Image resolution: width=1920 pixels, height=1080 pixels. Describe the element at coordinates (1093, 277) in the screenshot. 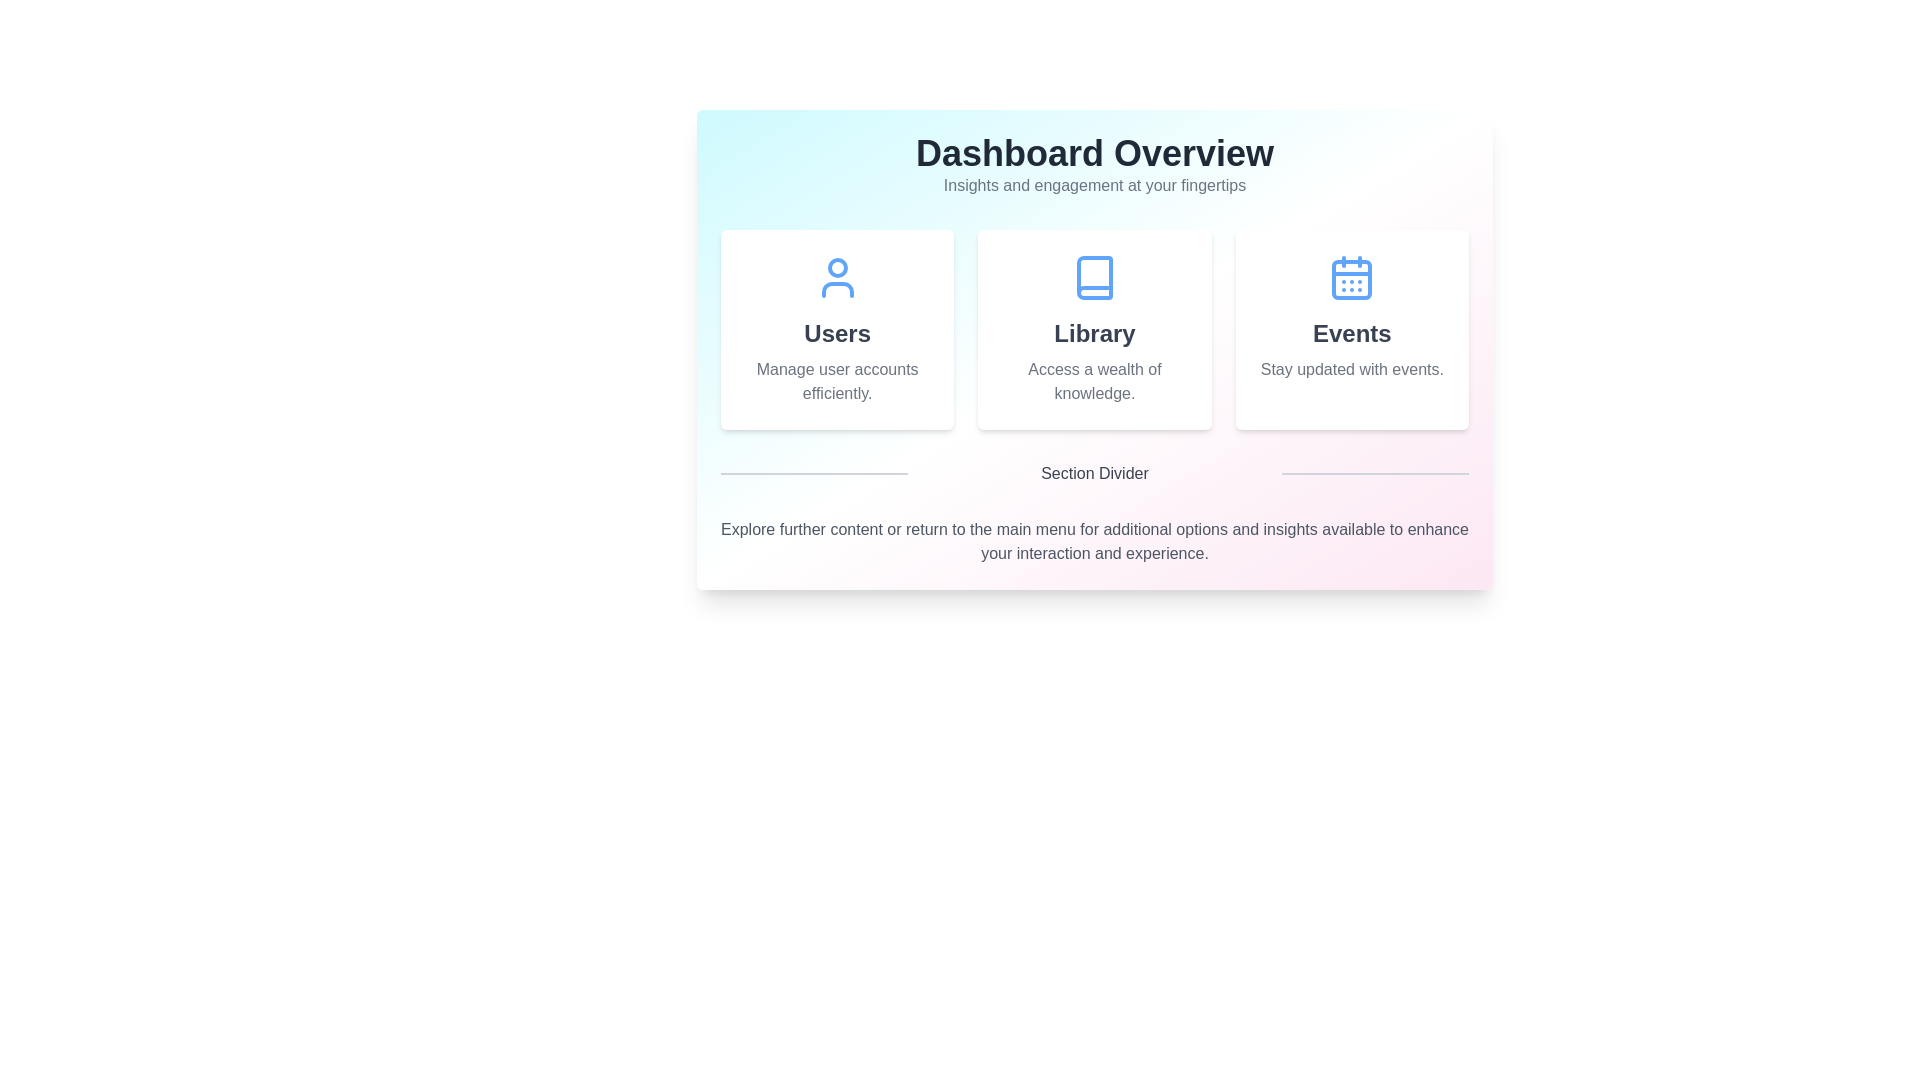

I see `the 'Library' icon located in the central card of a three-card layout on the dashboard interface` at that location.